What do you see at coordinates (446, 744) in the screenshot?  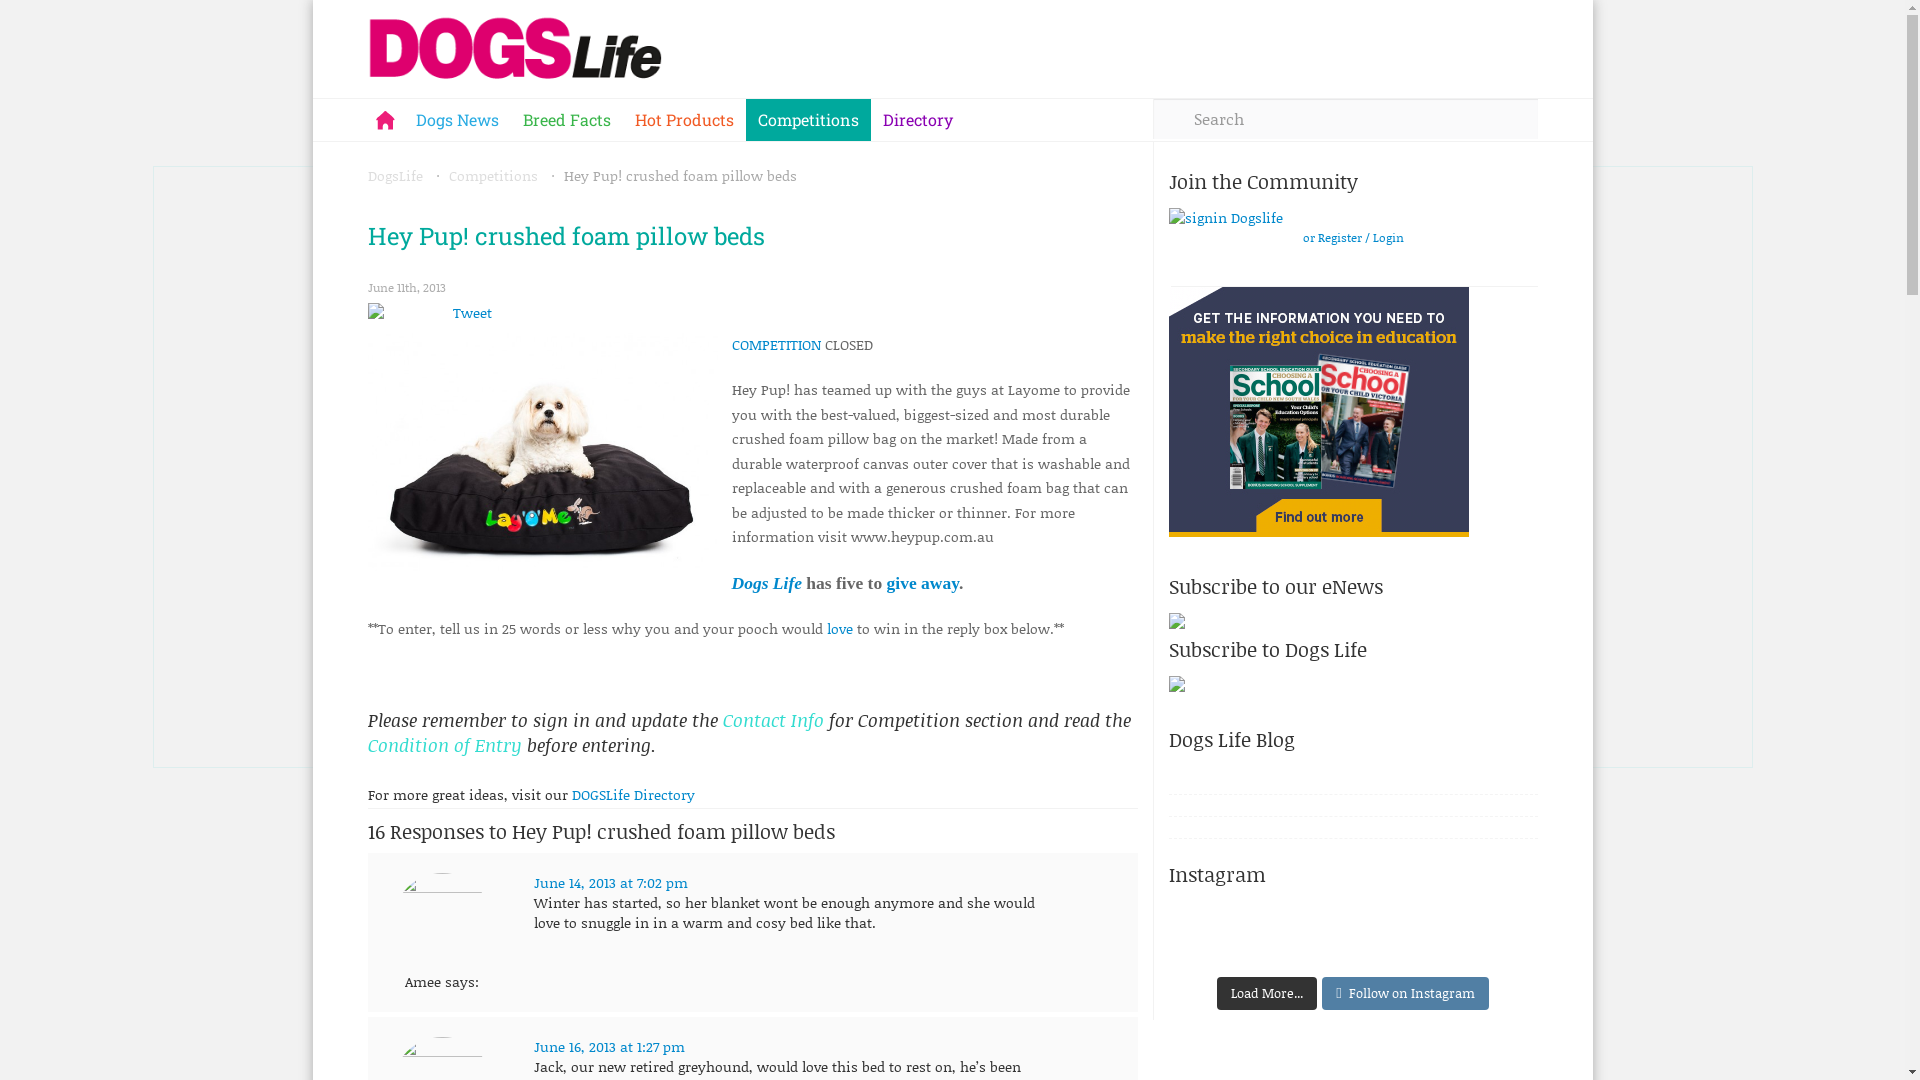 I see `'Condition of Entry'` at bounding box center [446, 744].